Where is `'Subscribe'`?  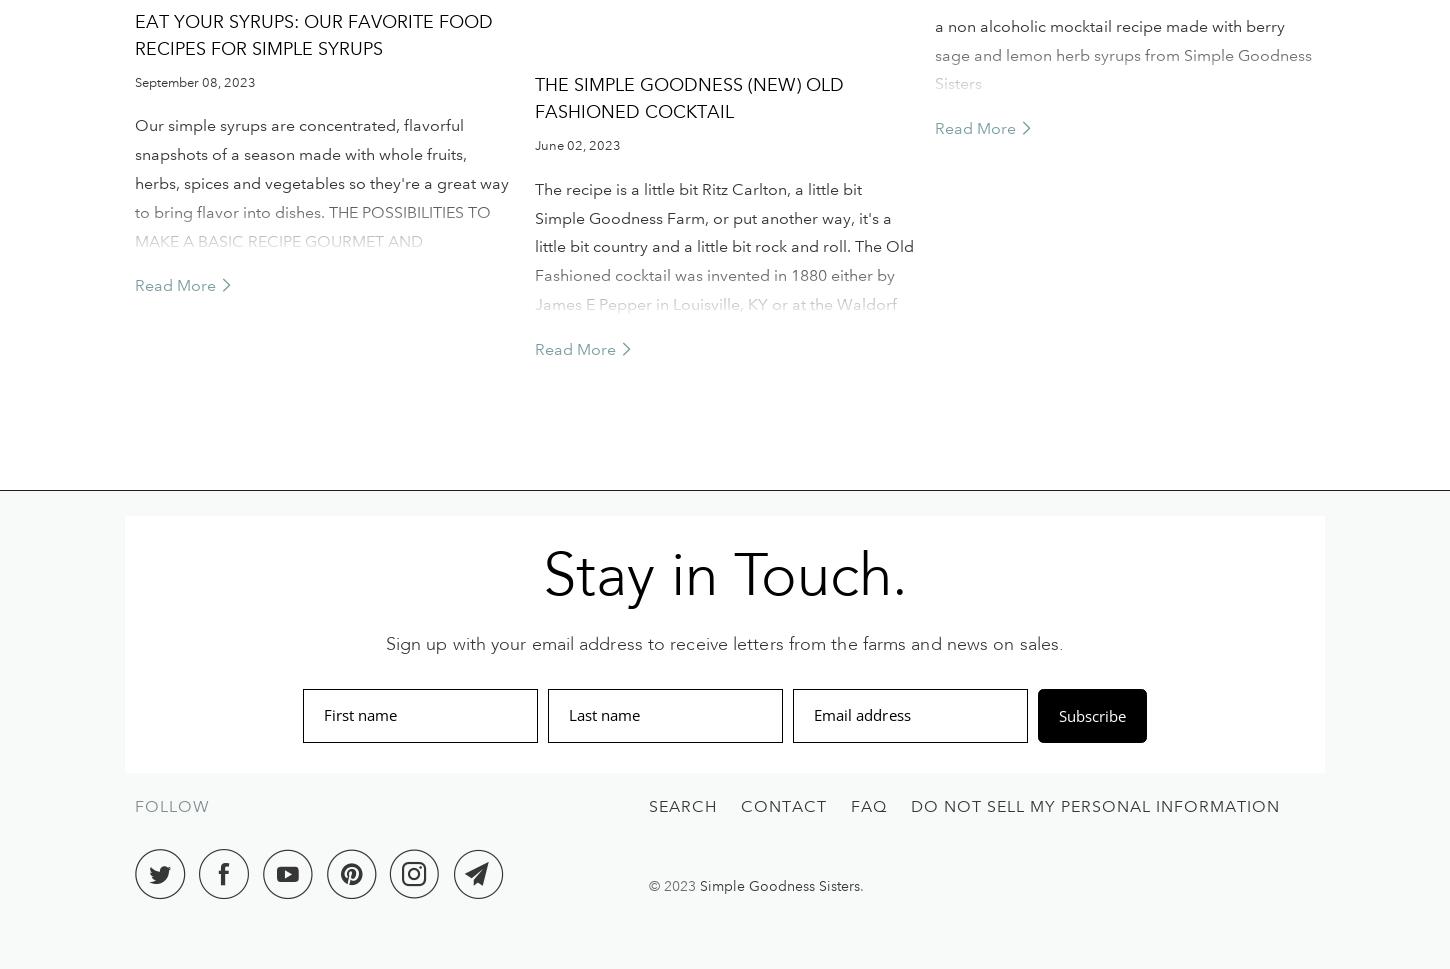
'Subscribe' is located at coordinates (1090, 715).